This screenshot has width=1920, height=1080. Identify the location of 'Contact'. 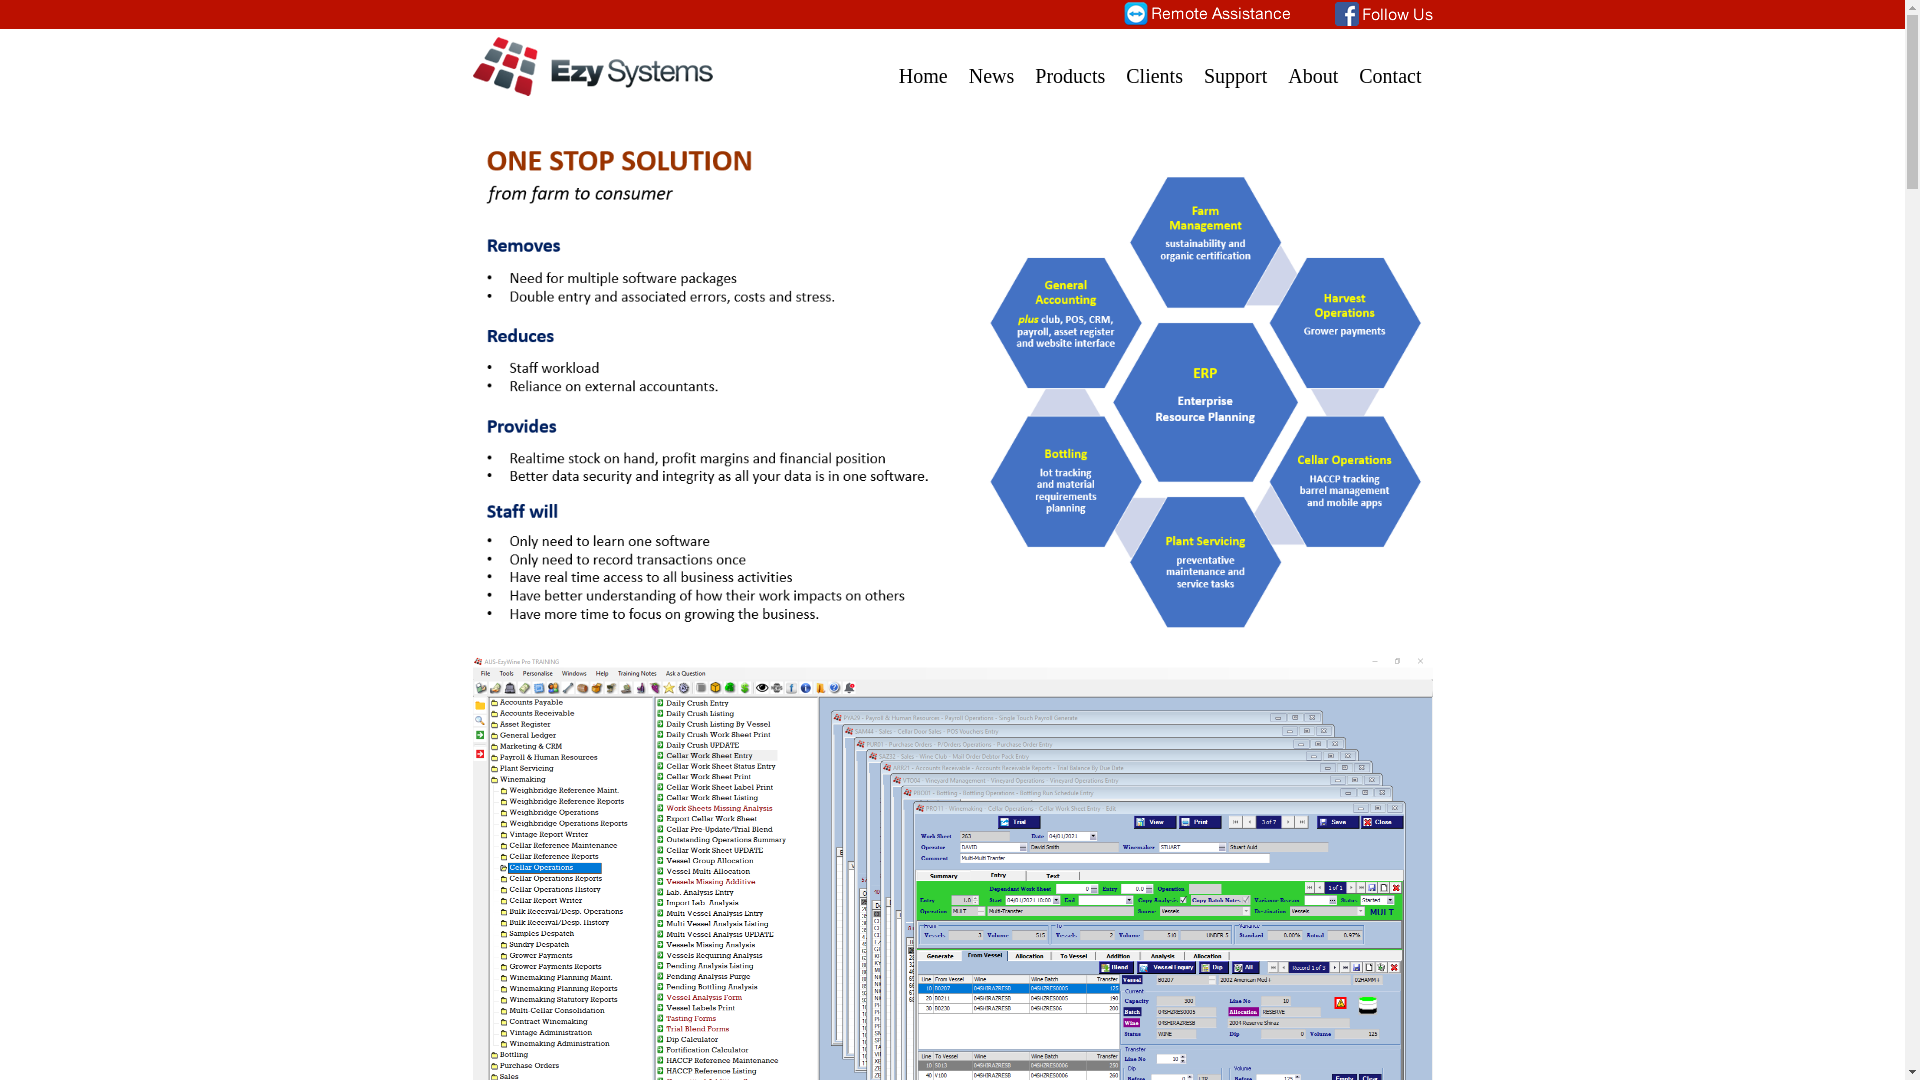
(1389, 63).